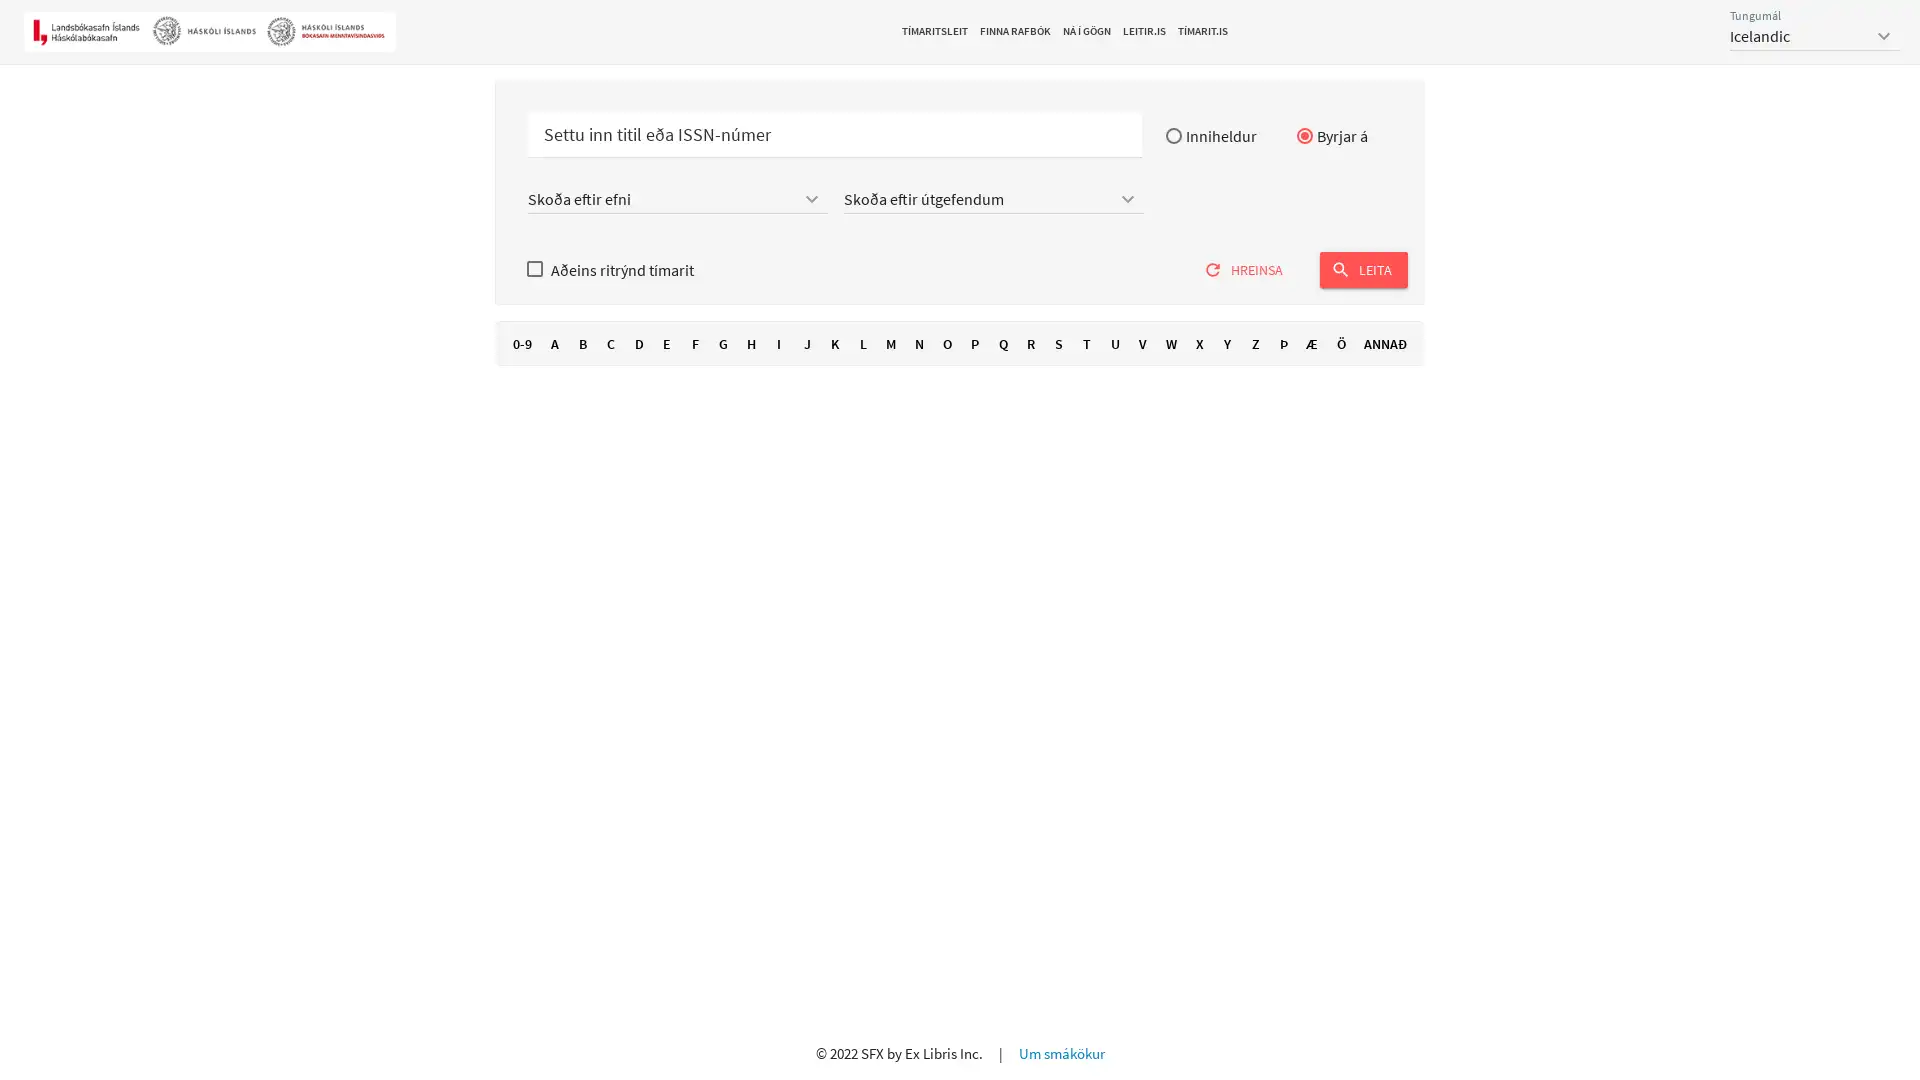 The width and height of the screenshot is (1920, 1080). I want to click on R, so click(1031, 342).